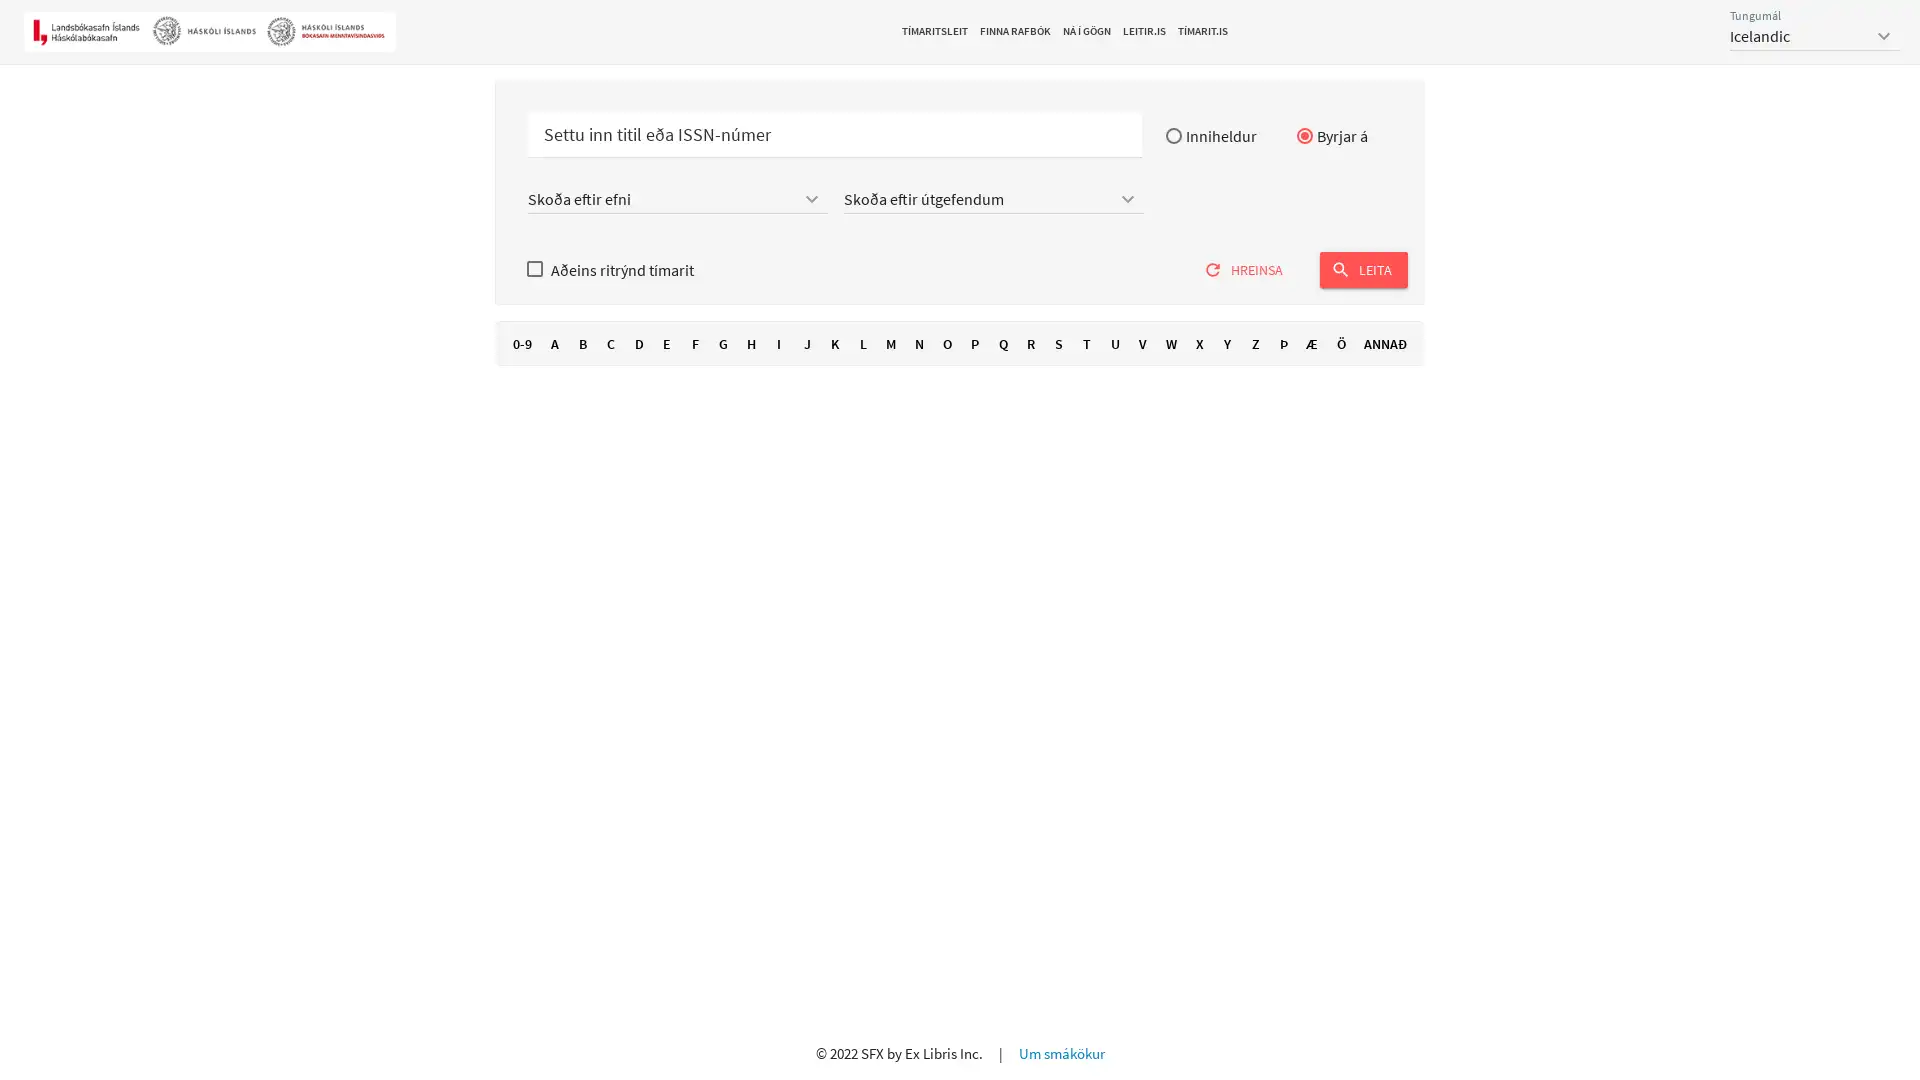 The width and height of the screenshot is (1920, 1080). I want to click on R, so click(1031, 342).